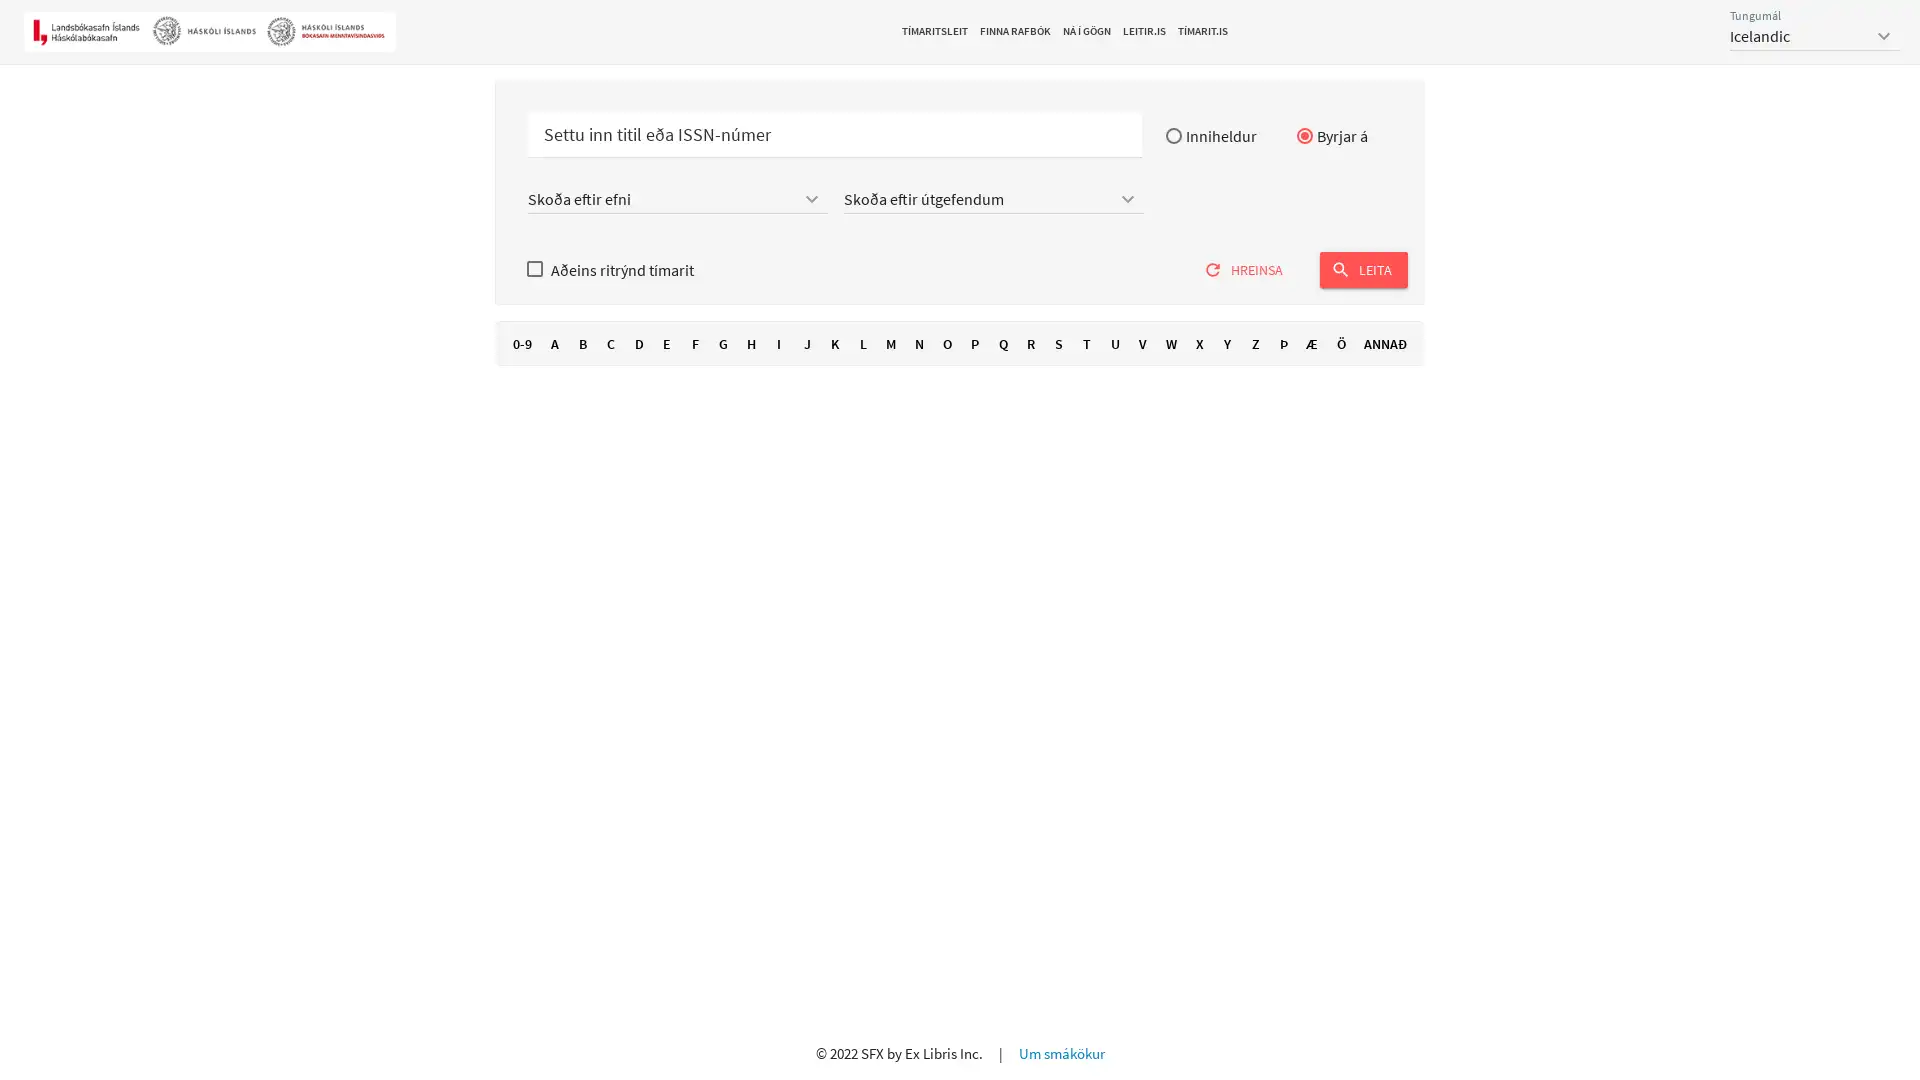 The width and height of the screenshot is (1920, 1080). I want to click on R, so click(1031, 342).